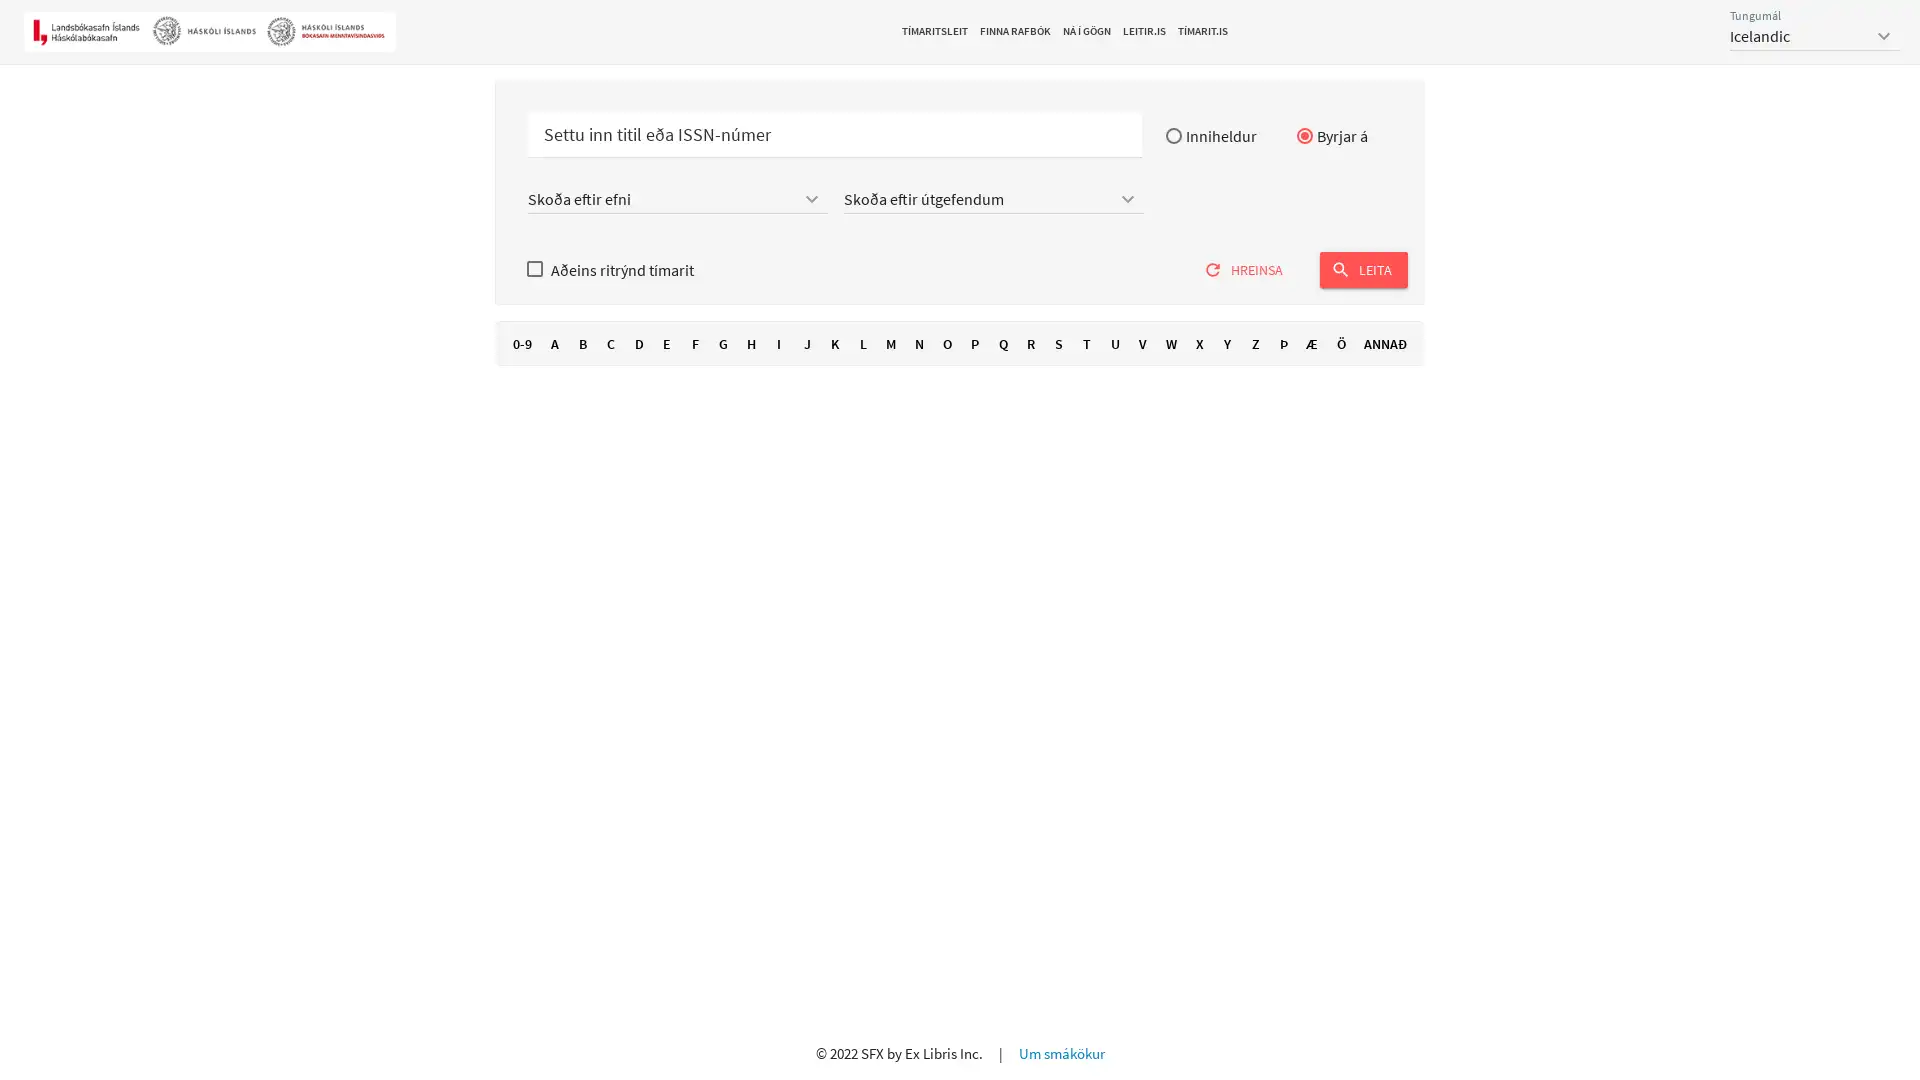 The width and height of the screenshot is (1920, 1080). I want to click on R, so click(1031, 342).